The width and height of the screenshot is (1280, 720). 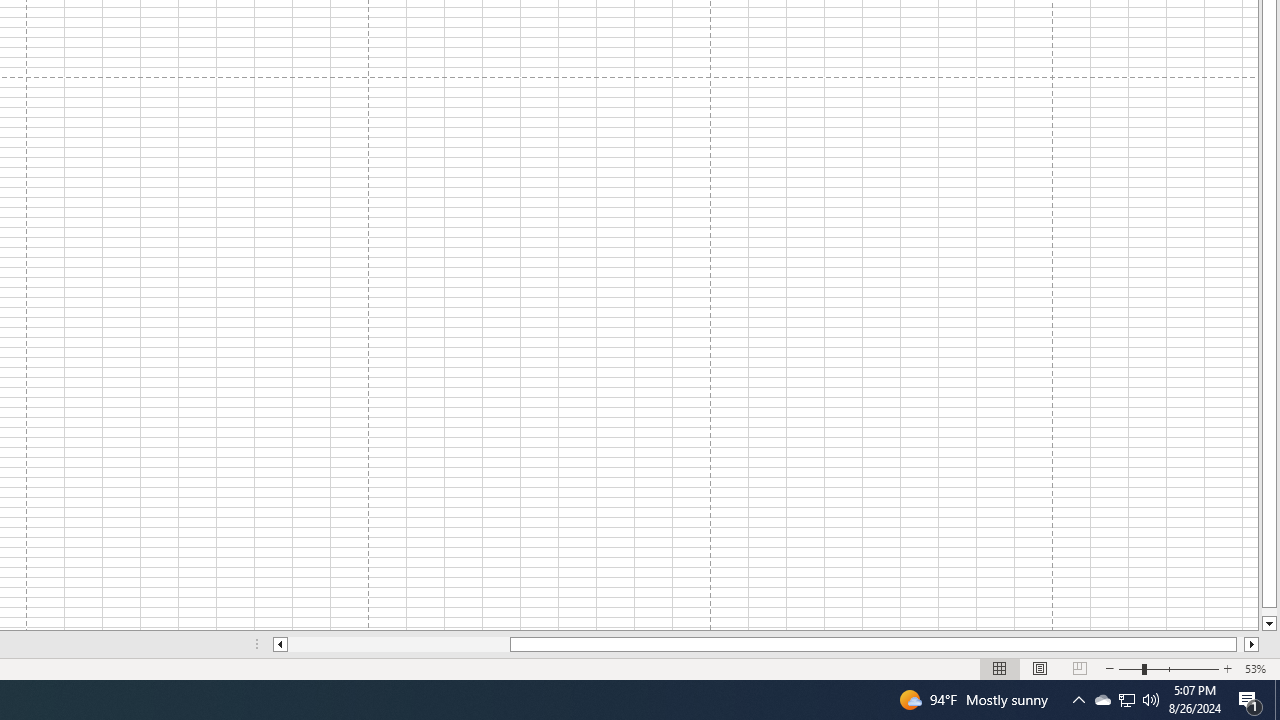 What do you see at coordinates (1130, 669) in the screenshot?
I see `'Zoom Out'` at bounding box center [1130, 669].